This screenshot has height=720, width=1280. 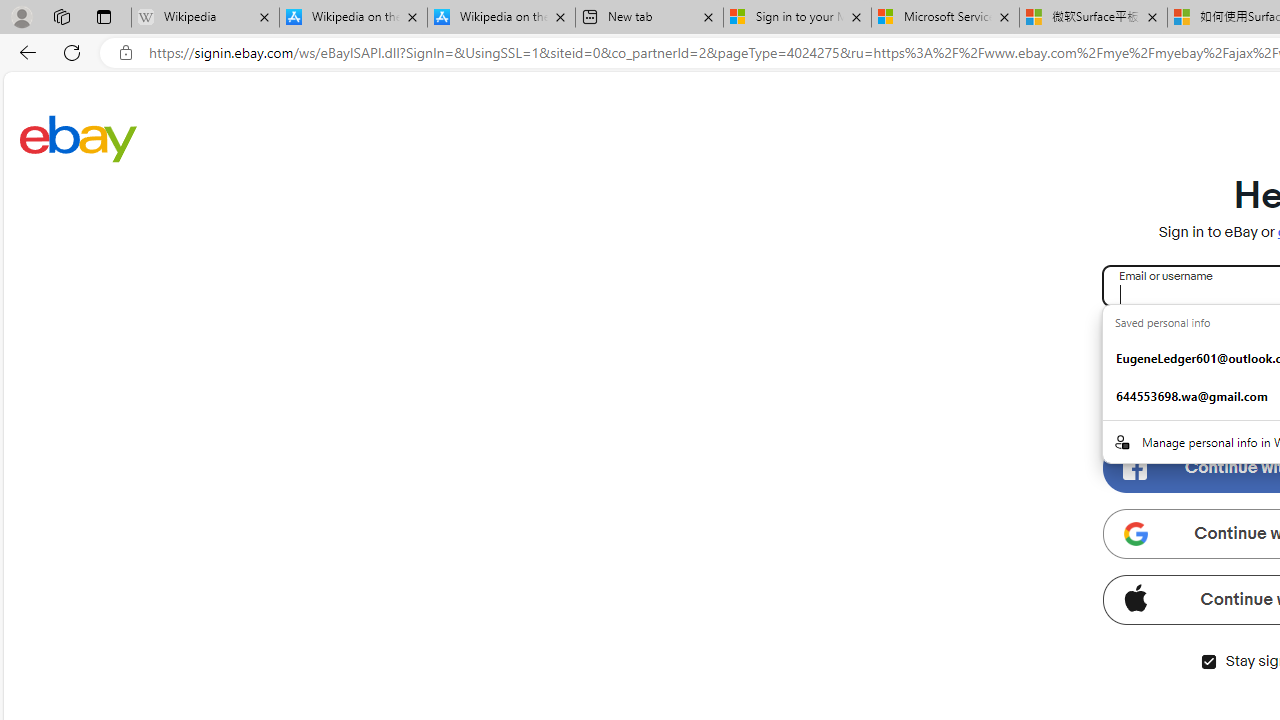 I want to click on 'eBay Home', so click(x=78, y=137).